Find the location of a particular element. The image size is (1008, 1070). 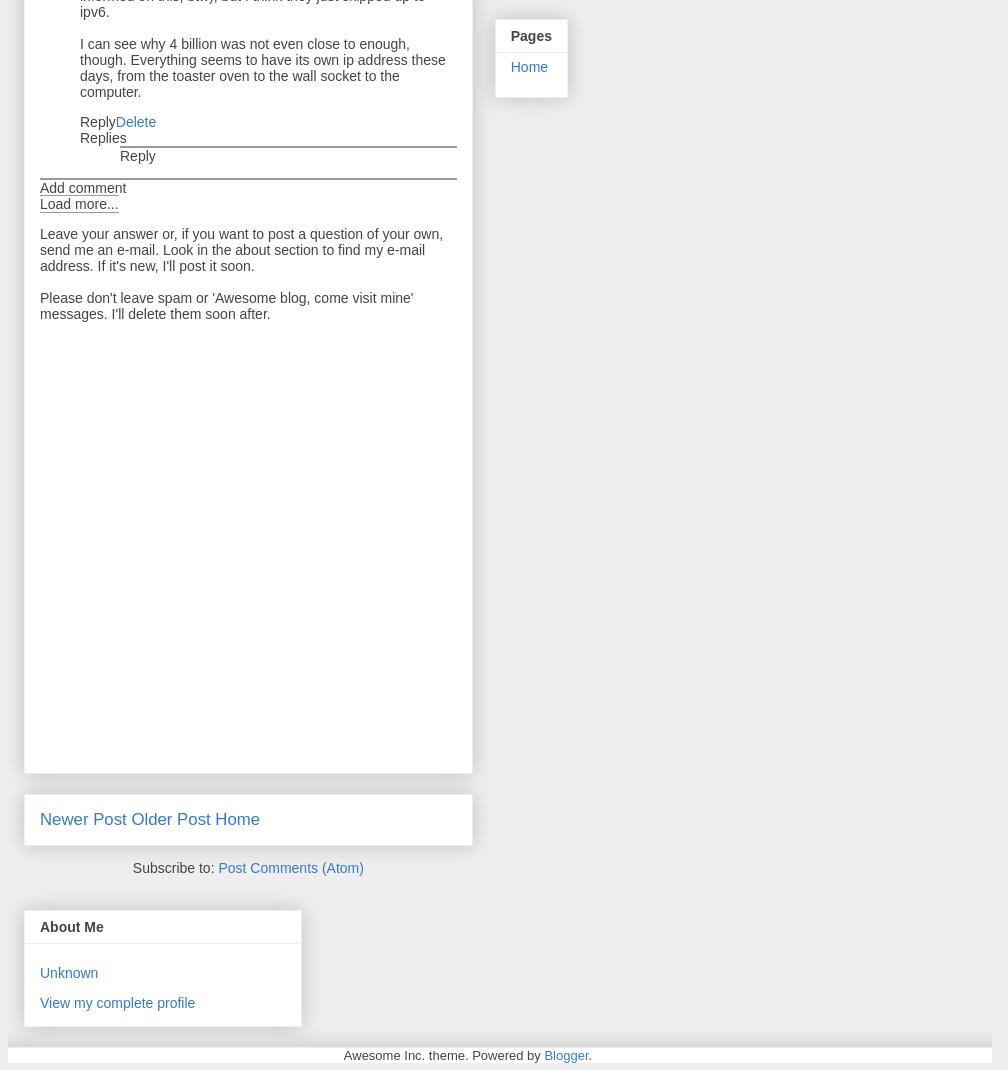

'Replies' is located at coordinates (103, 136).